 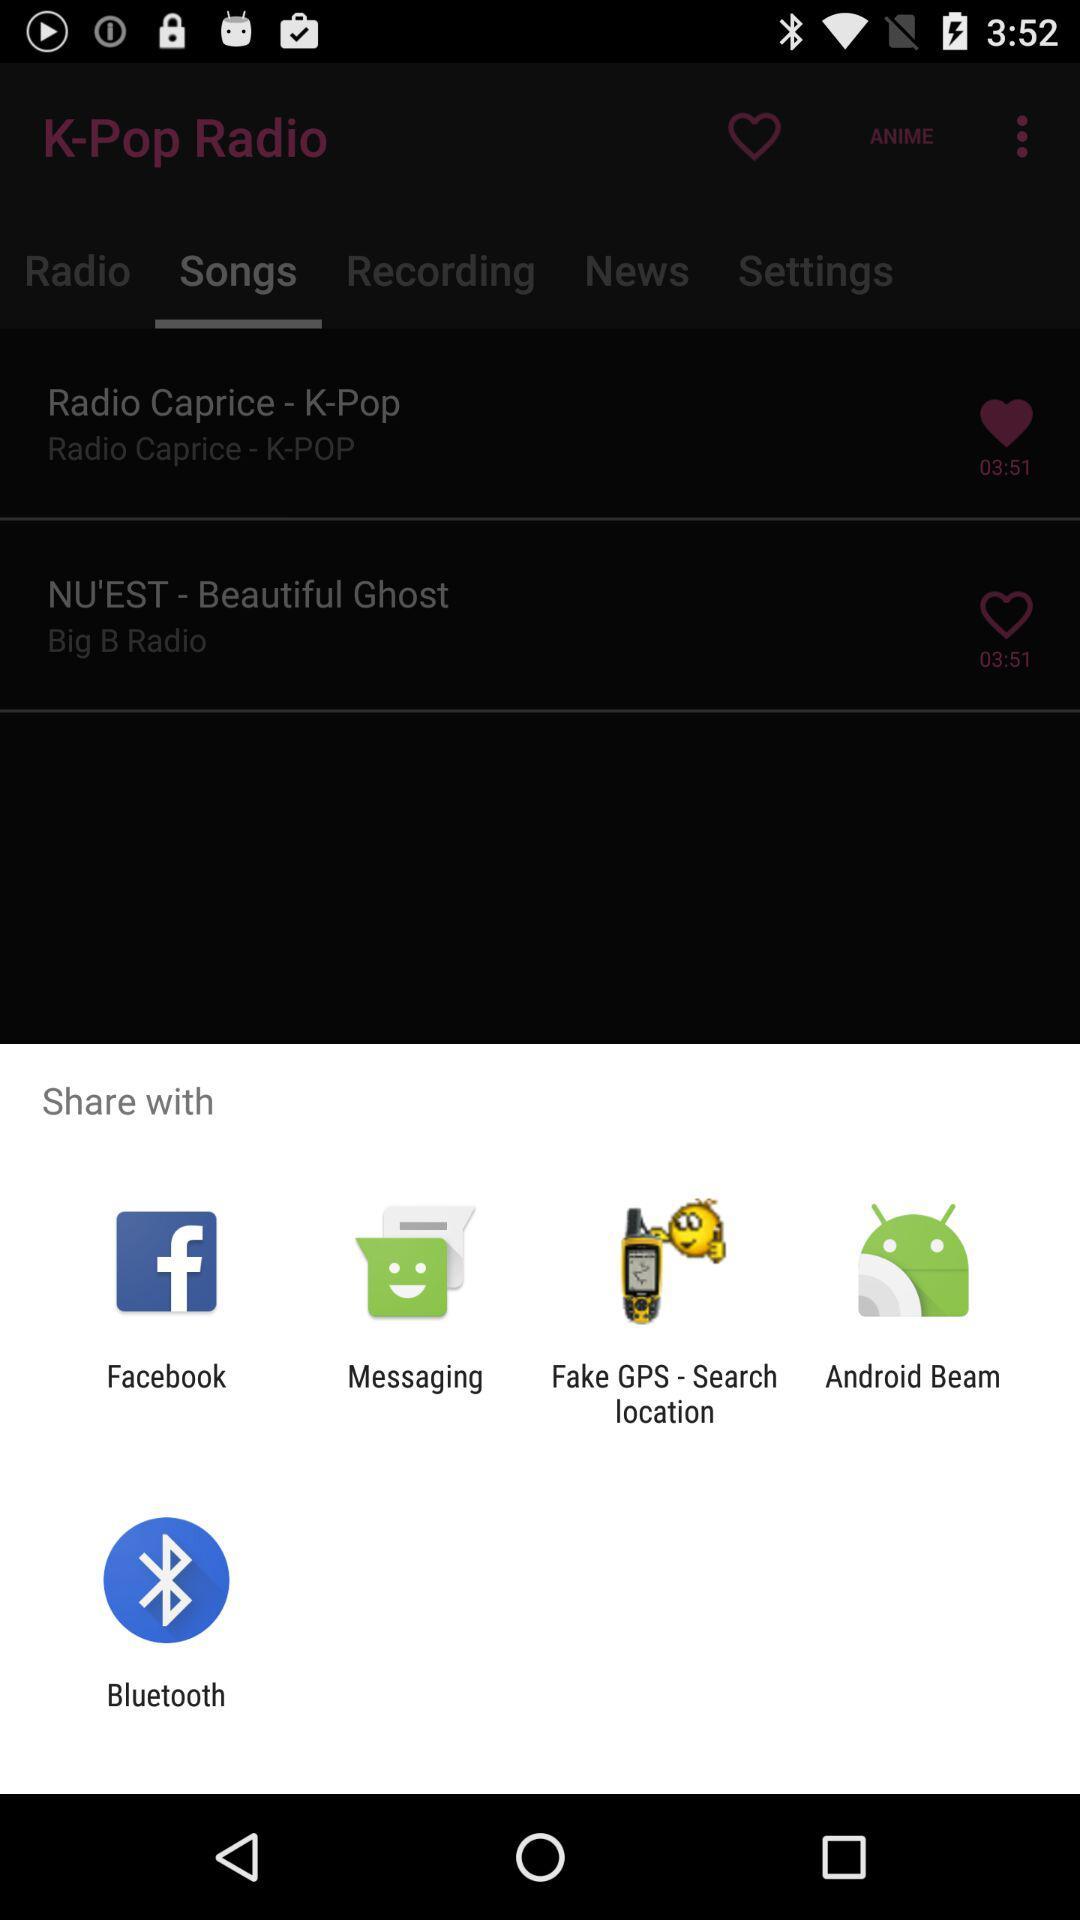 What do you see at coordinates (165, 1711) in the screenshot?
I see `the bluetooth icon` at bounding box center [165, 1711].